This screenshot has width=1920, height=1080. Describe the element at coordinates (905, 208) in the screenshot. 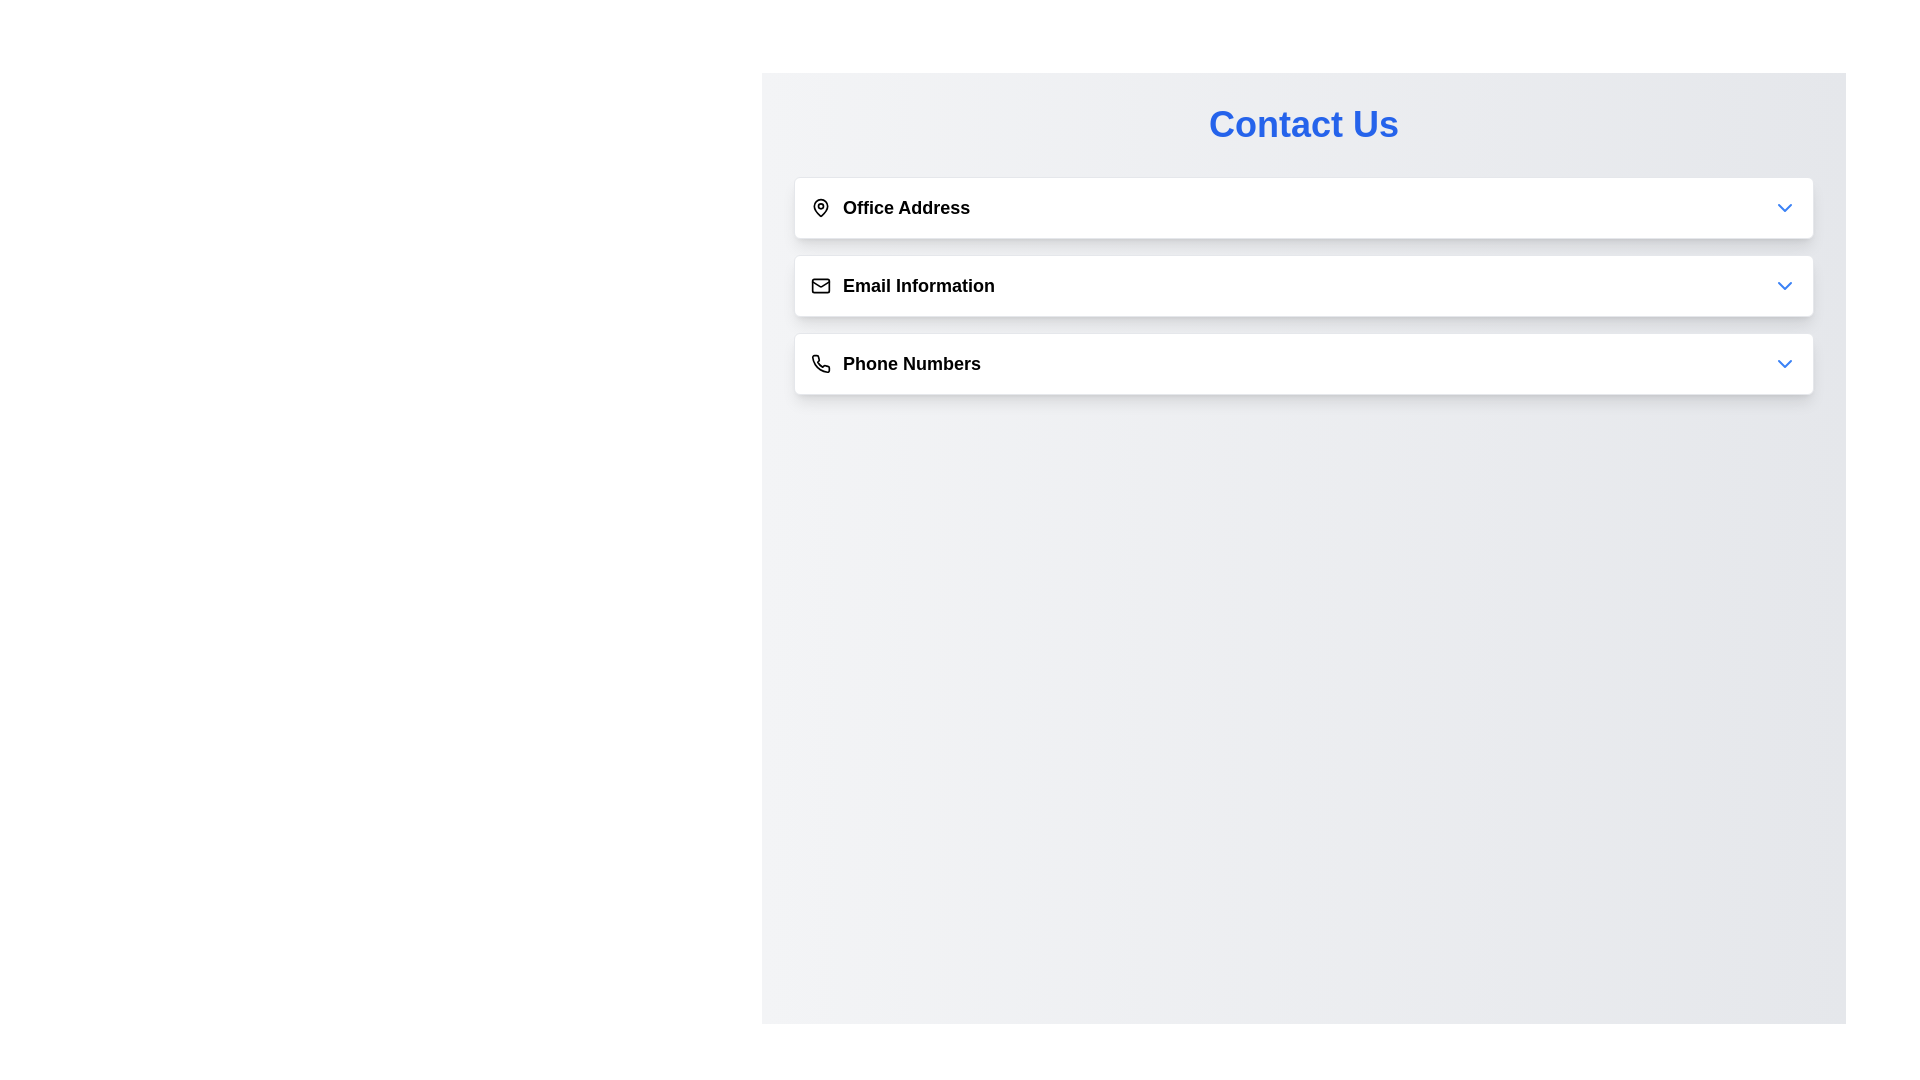

I see `'Office Address' label that serves as a heading for the office address section, positioned to the right of the map pin icon` at that location.